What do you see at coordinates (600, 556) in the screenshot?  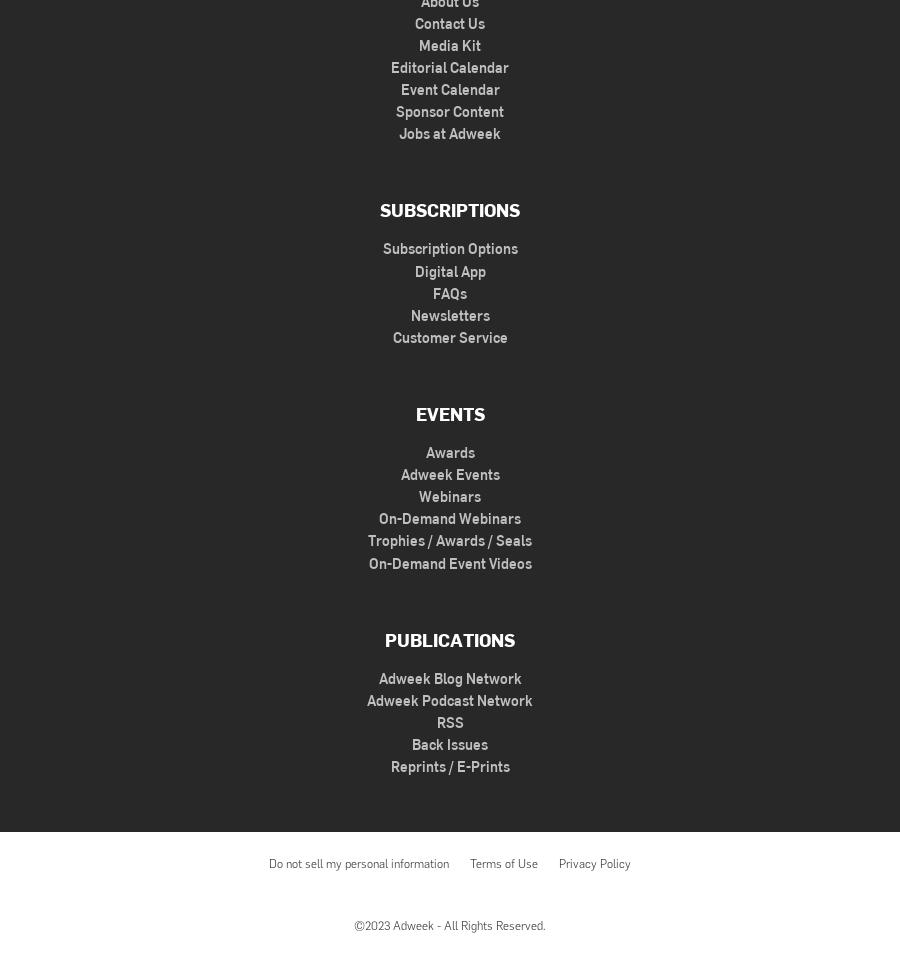 I see `'What Makes Premium Content Premium?'` at bounding box center [600, 556].